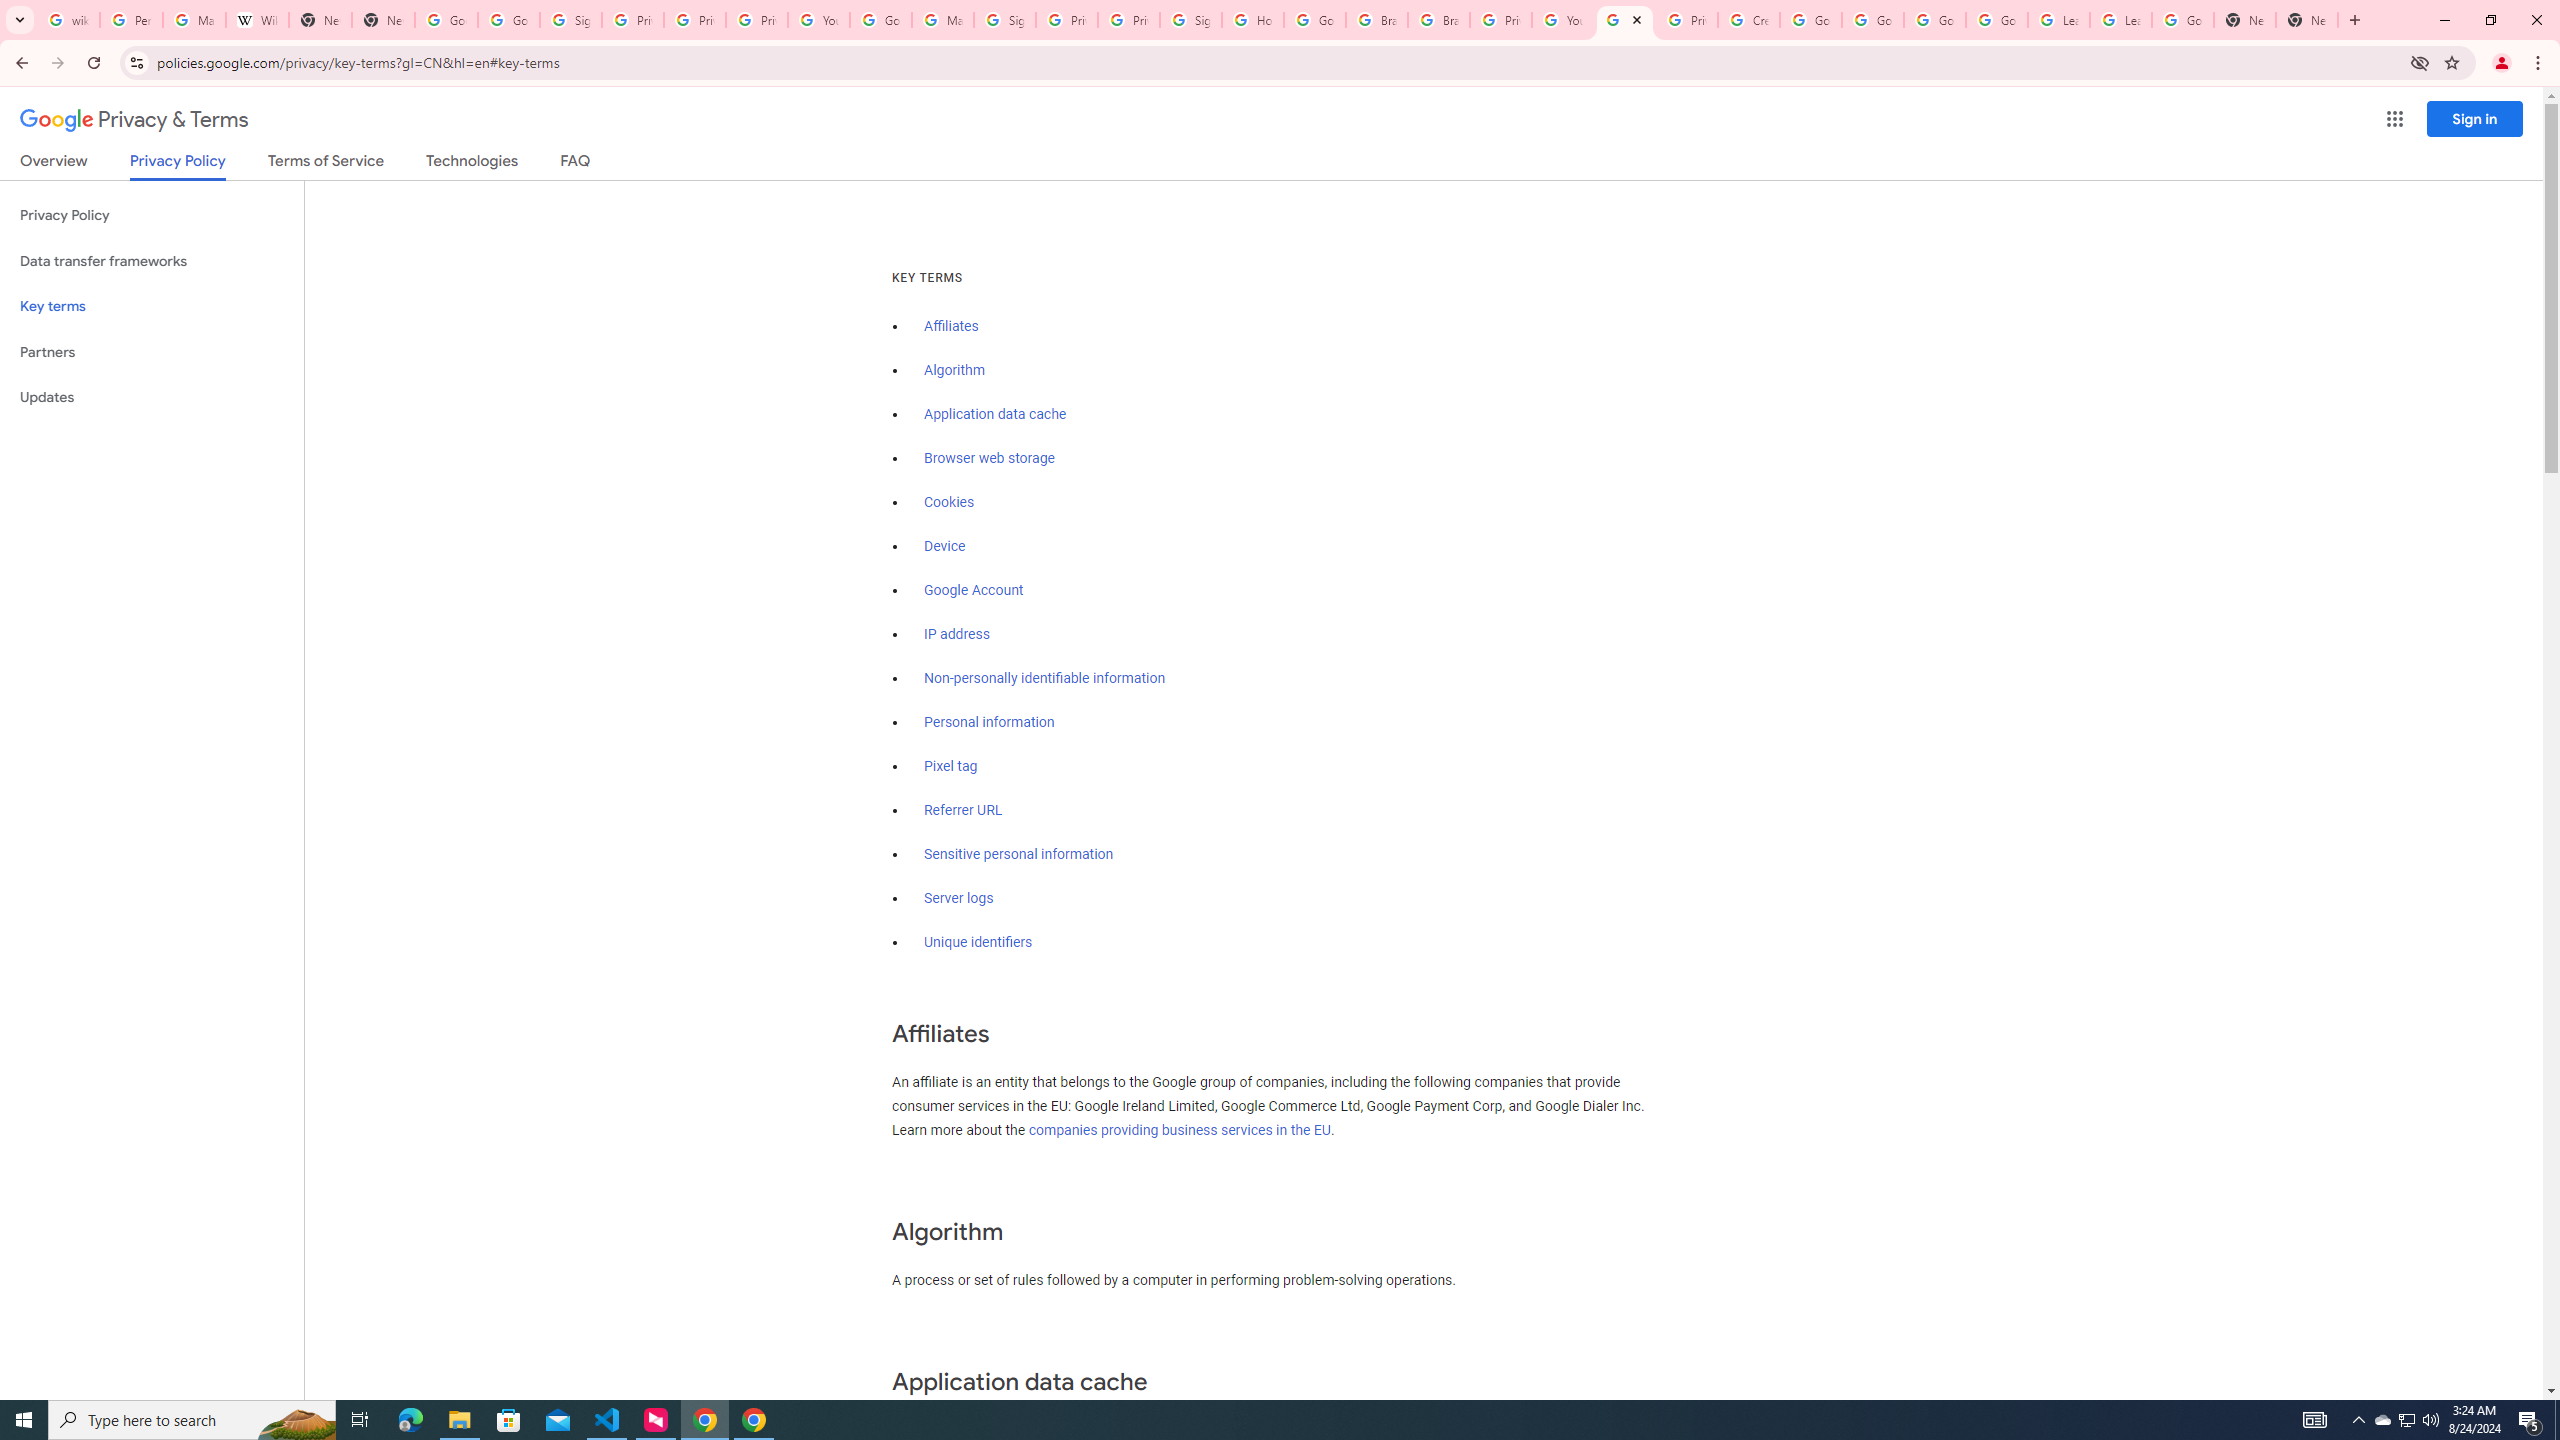  Describe the element at coordinates (256, 19) in the screenshot. I see `'Wikipedia:Edit requests - Wikipedia'` at that location.